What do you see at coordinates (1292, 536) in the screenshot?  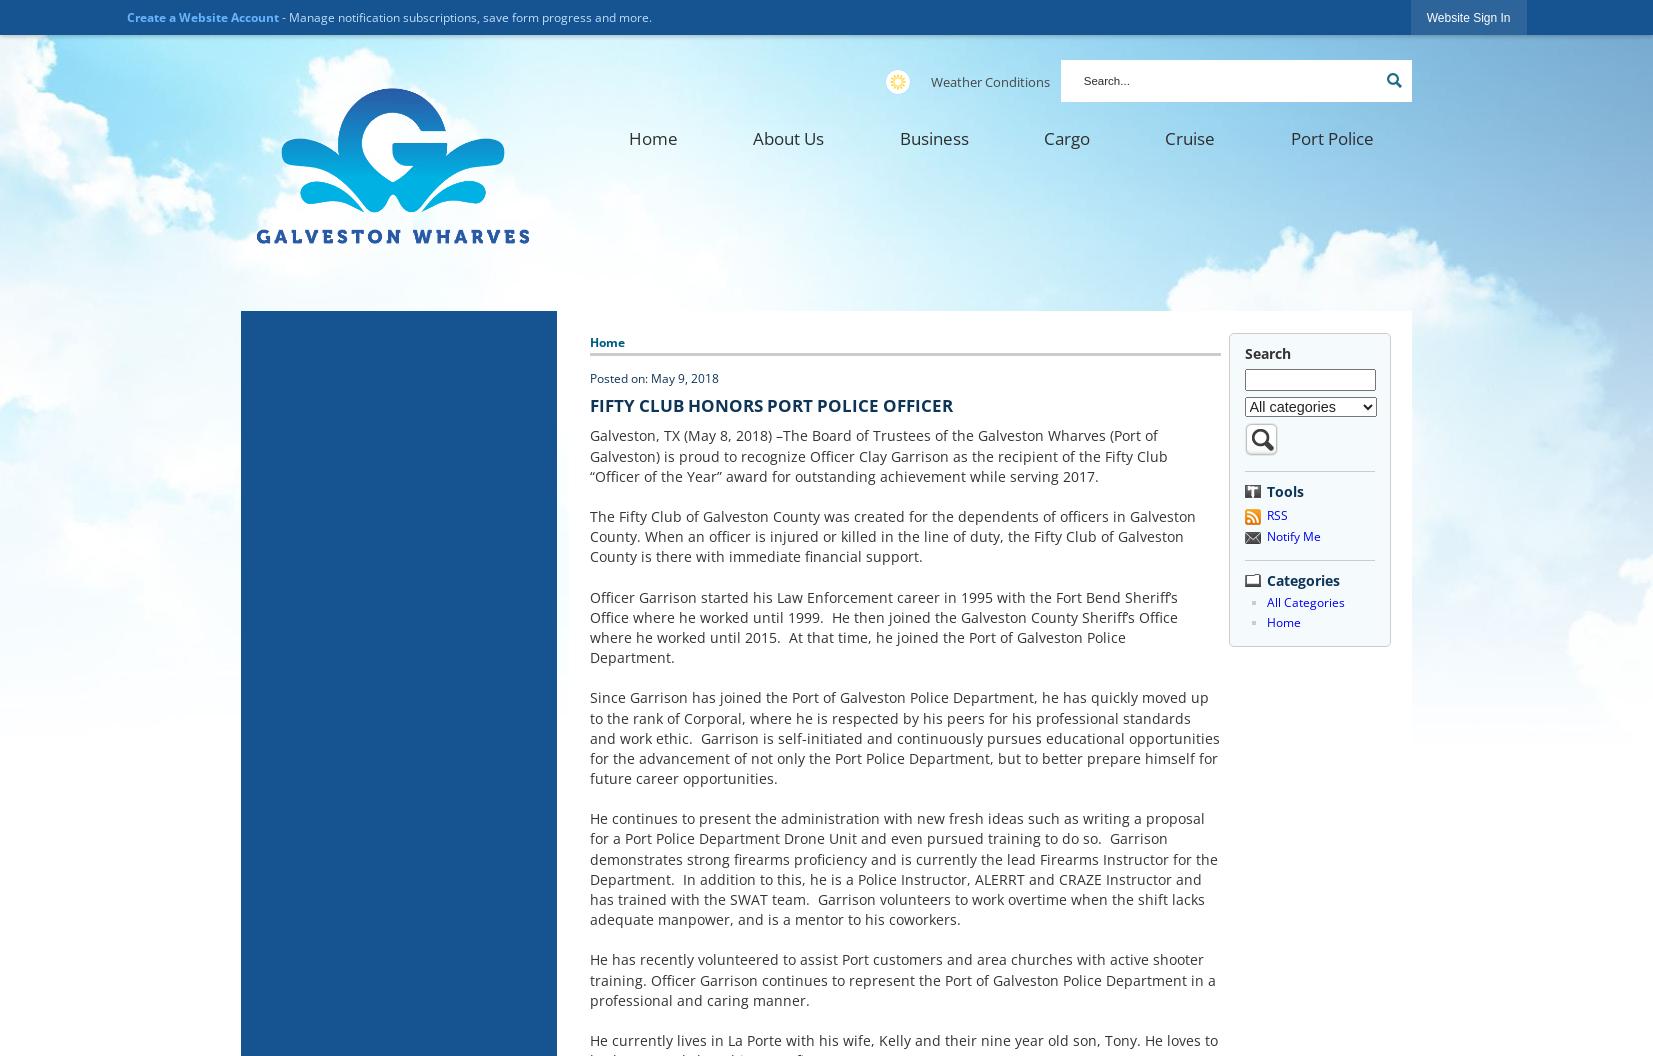 I see `'Notify Me'` at bounding box center [1292, 536].